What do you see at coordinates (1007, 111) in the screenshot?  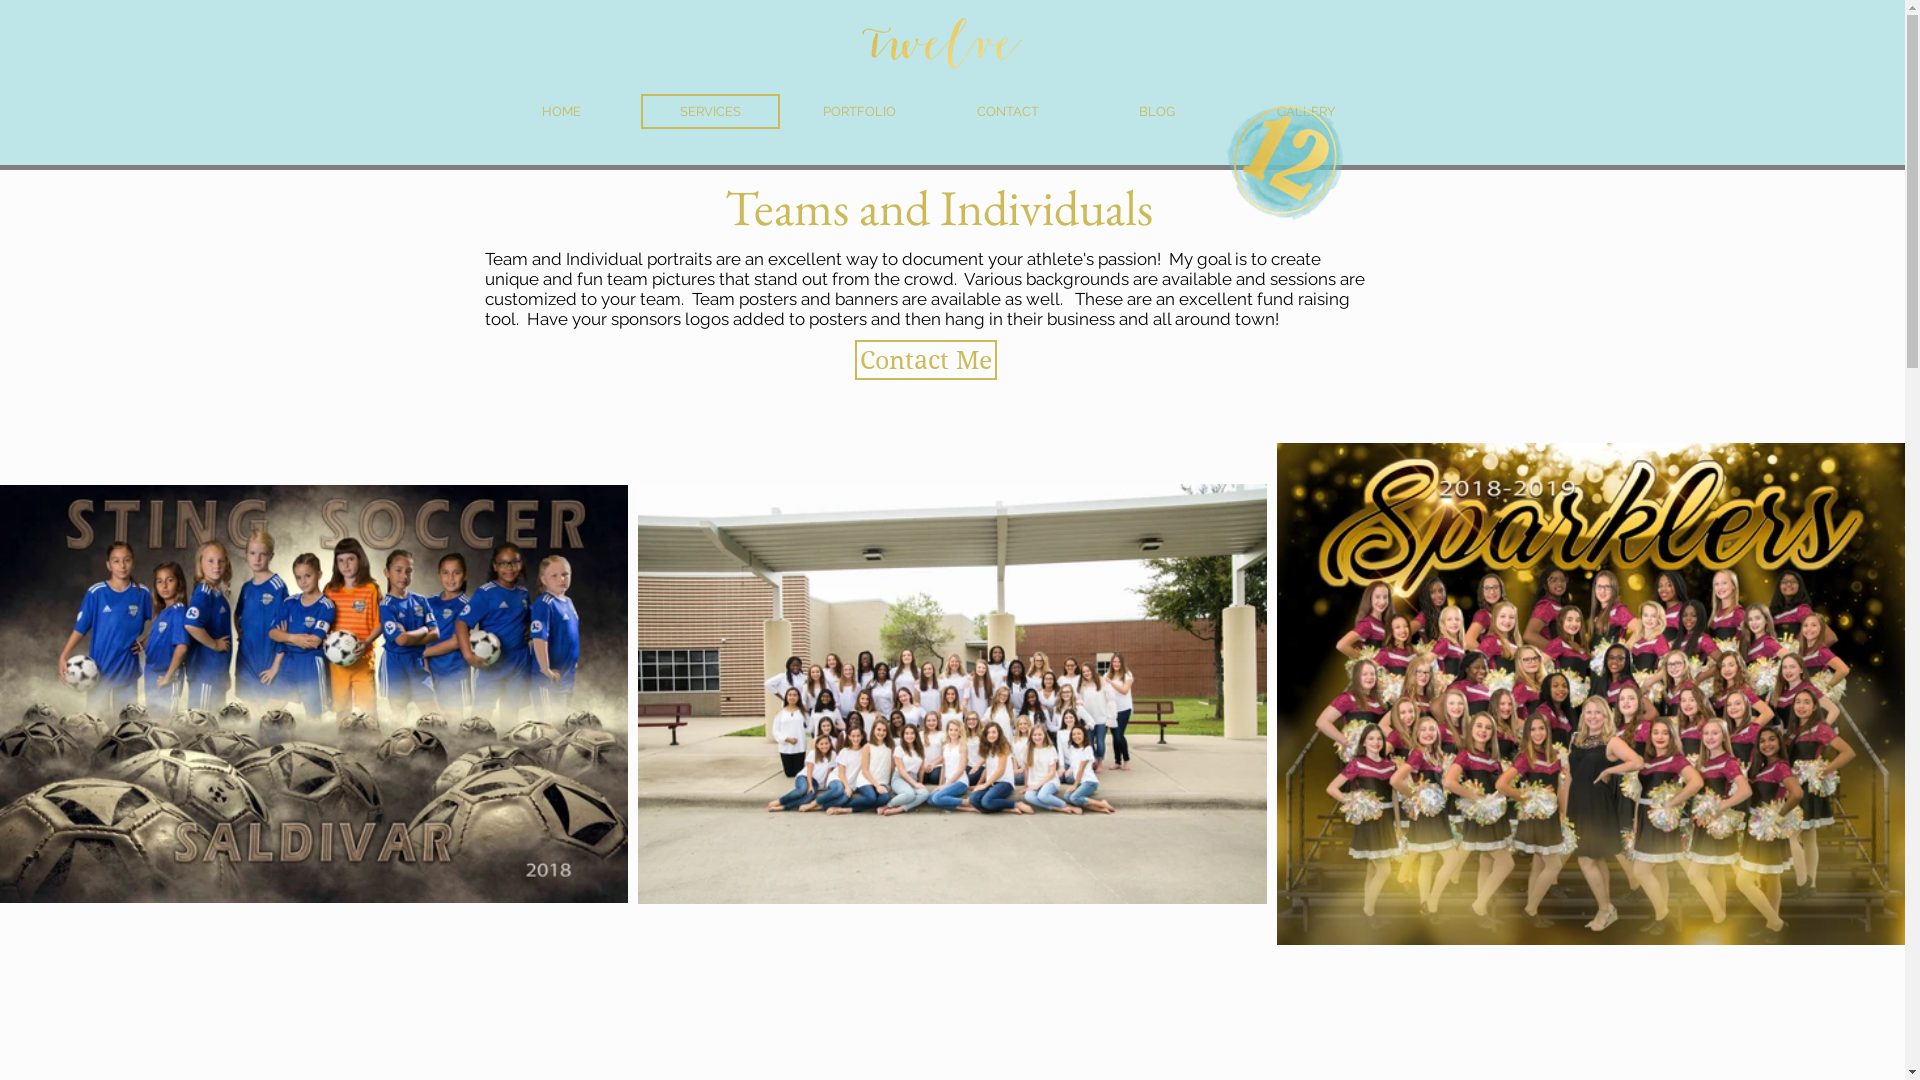 I see `'CONTACT'` at bounding box center [1007, 111].